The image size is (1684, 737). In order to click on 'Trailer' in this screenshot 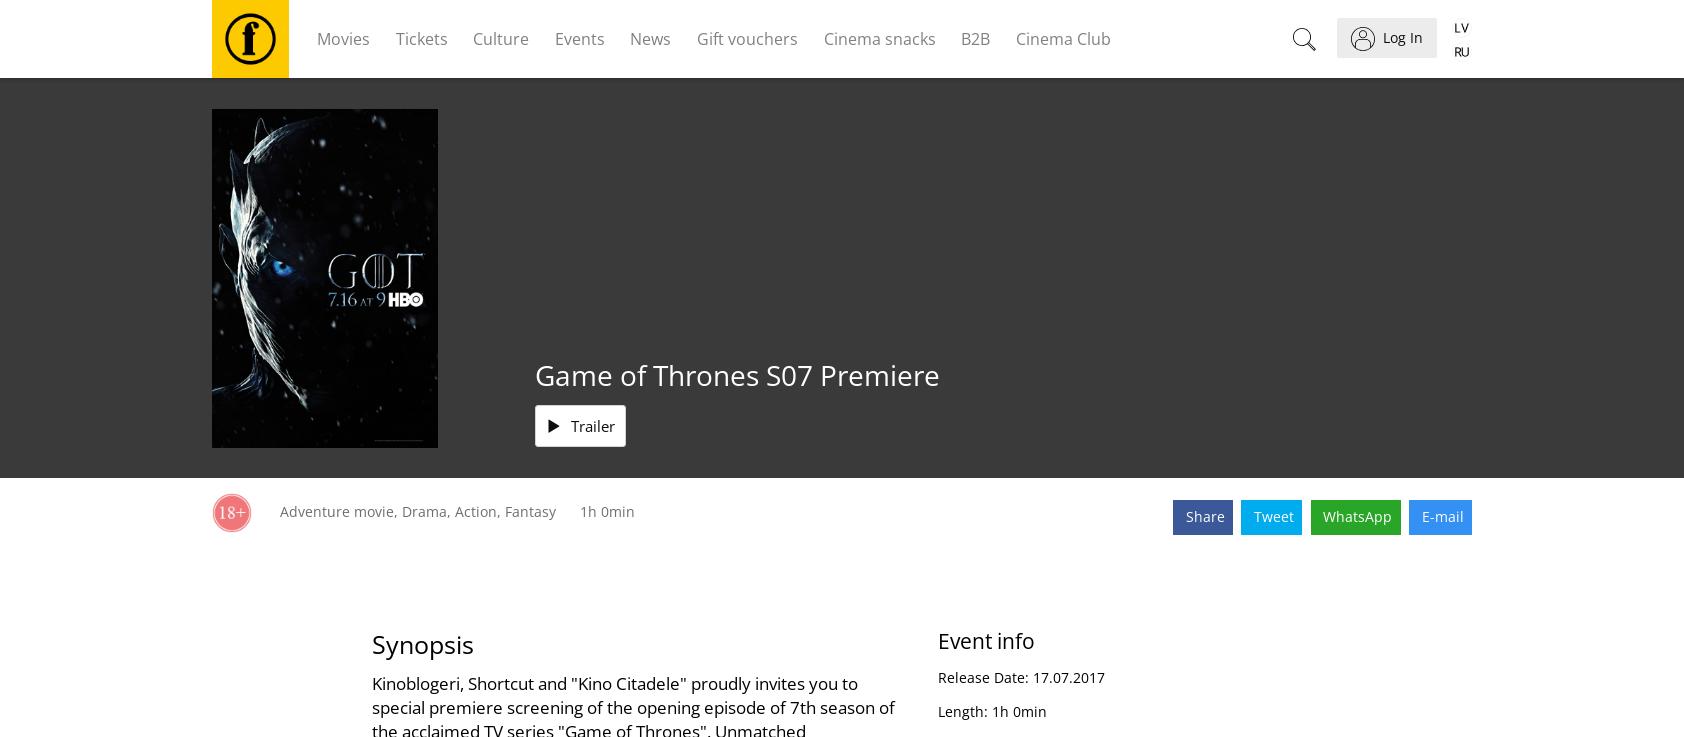, I will do `click(590, 424)`.